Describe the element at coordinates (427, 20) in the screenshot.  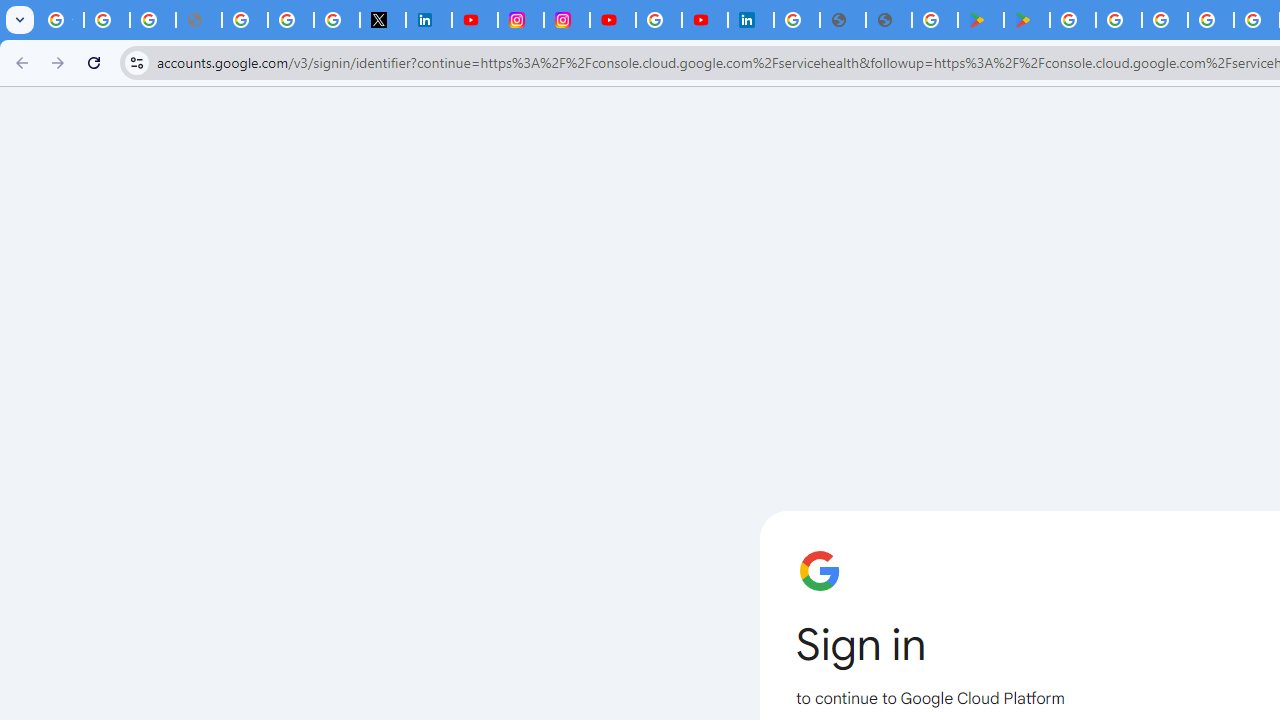
I see `'LinkedIn Privacy Policy'` at that location.